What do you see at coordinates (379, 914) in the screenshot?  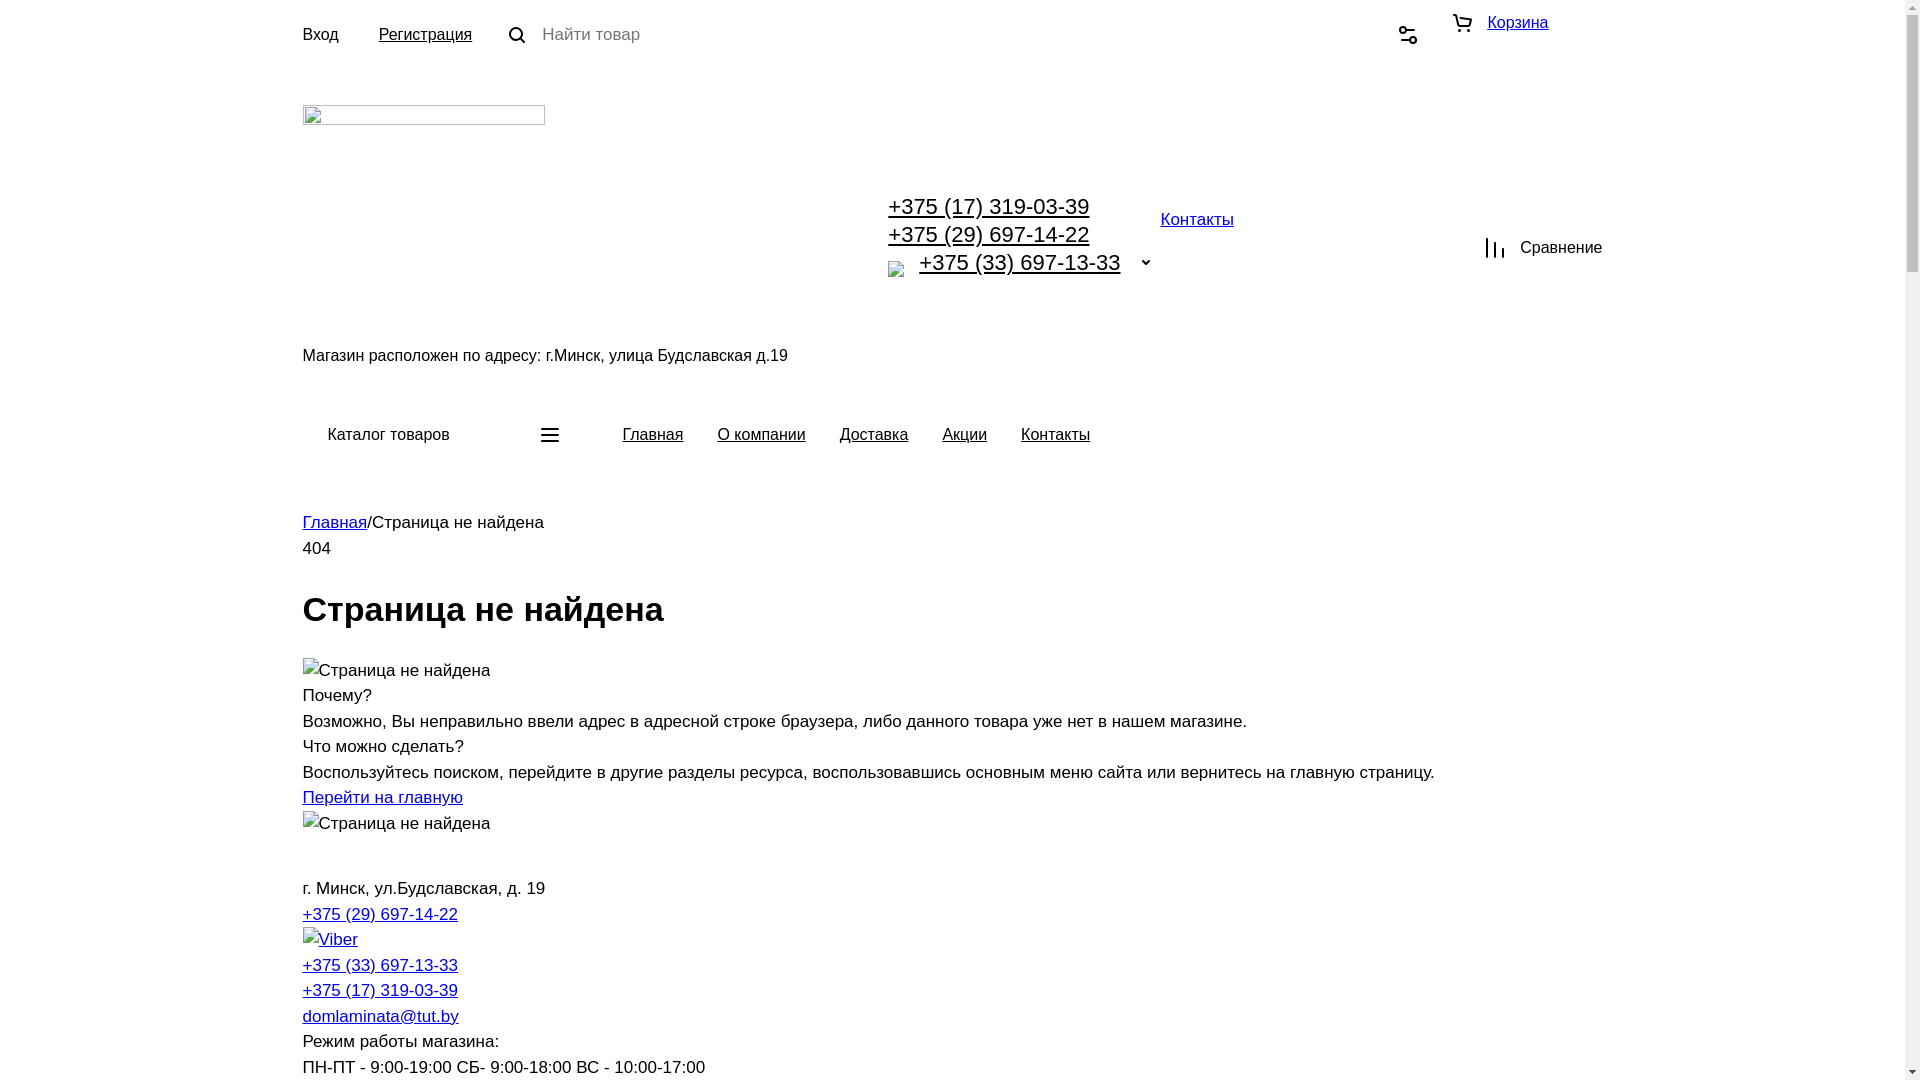 I see `'+375 (29) 697-14-22'` at bounding box center [379, 914].